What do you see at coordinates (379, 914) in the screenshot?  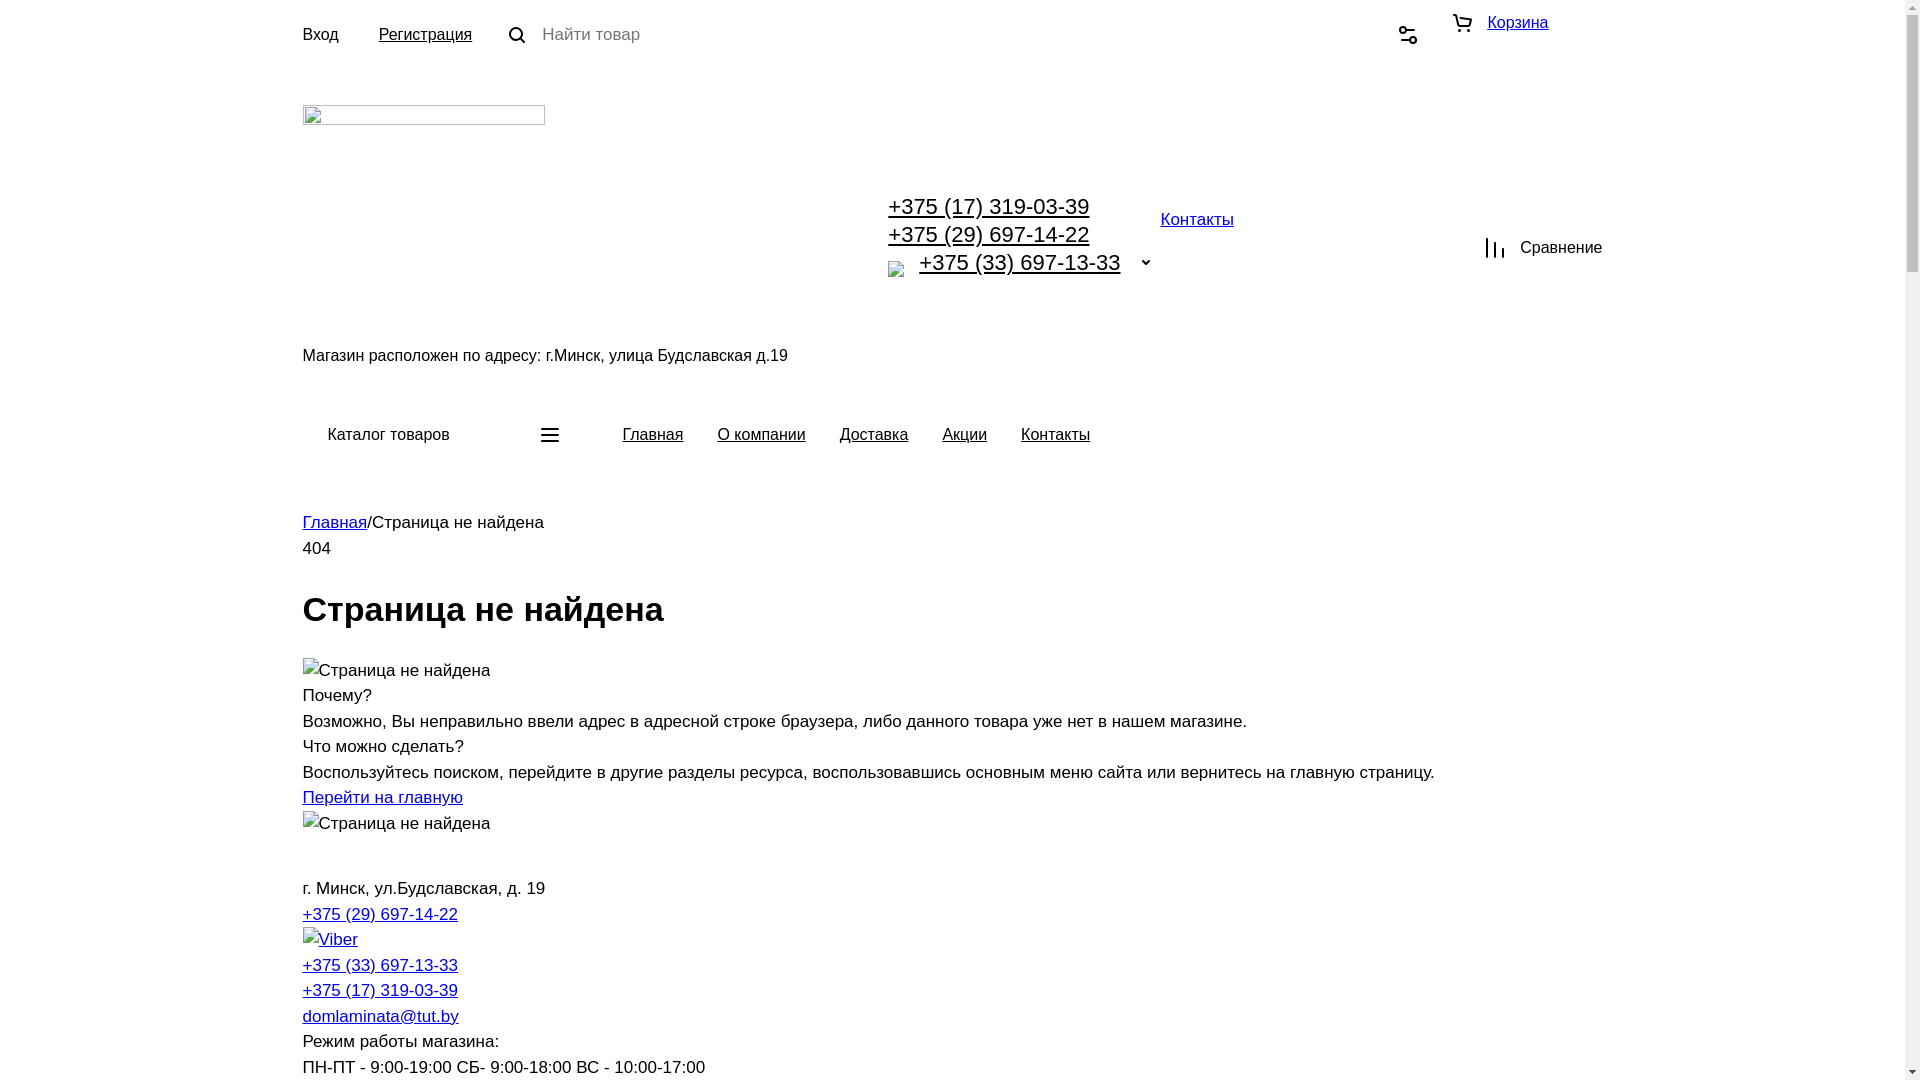 I see `'+375 (29) 697-14-22'` at bounding box center [379, 914].